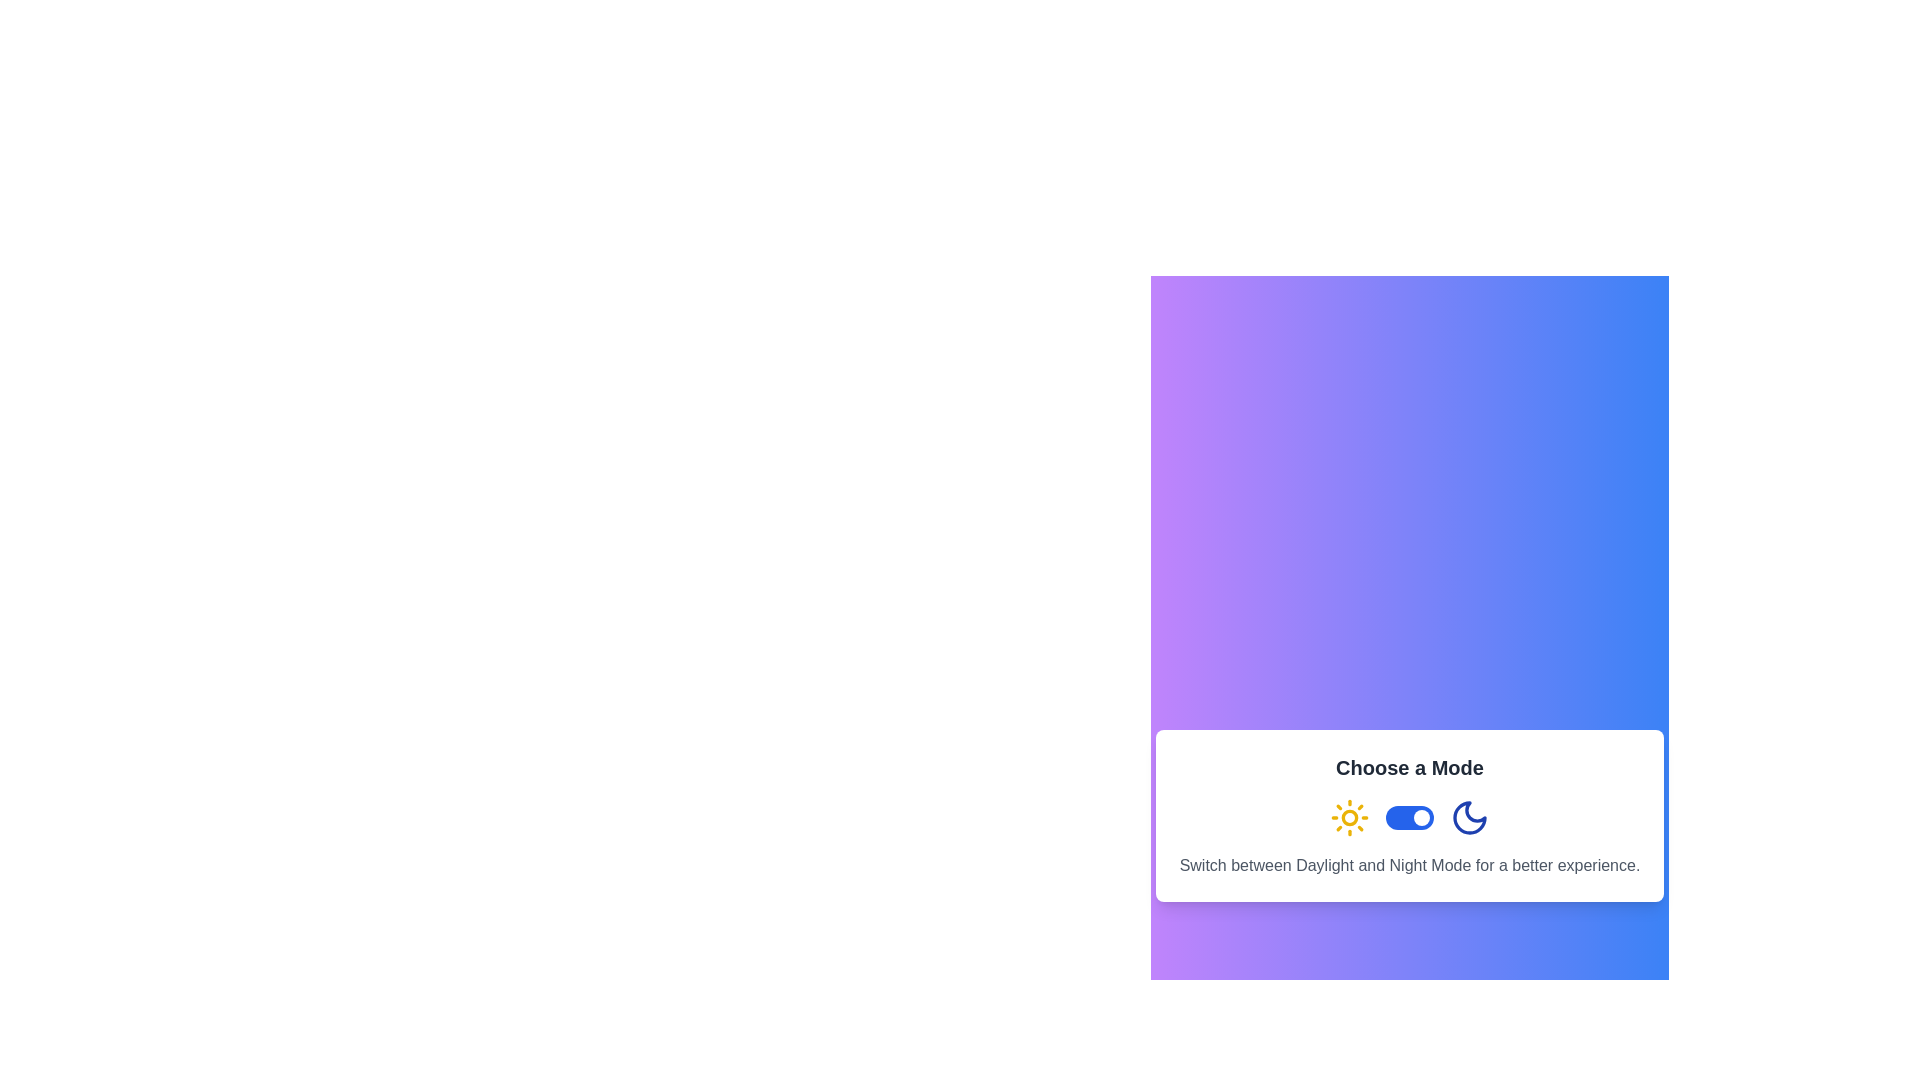 This screenshot has width=1920, height=1080. I want to click on the night mode indicator icon located to the immediate right of the toggle switch, so click(1469, 817).